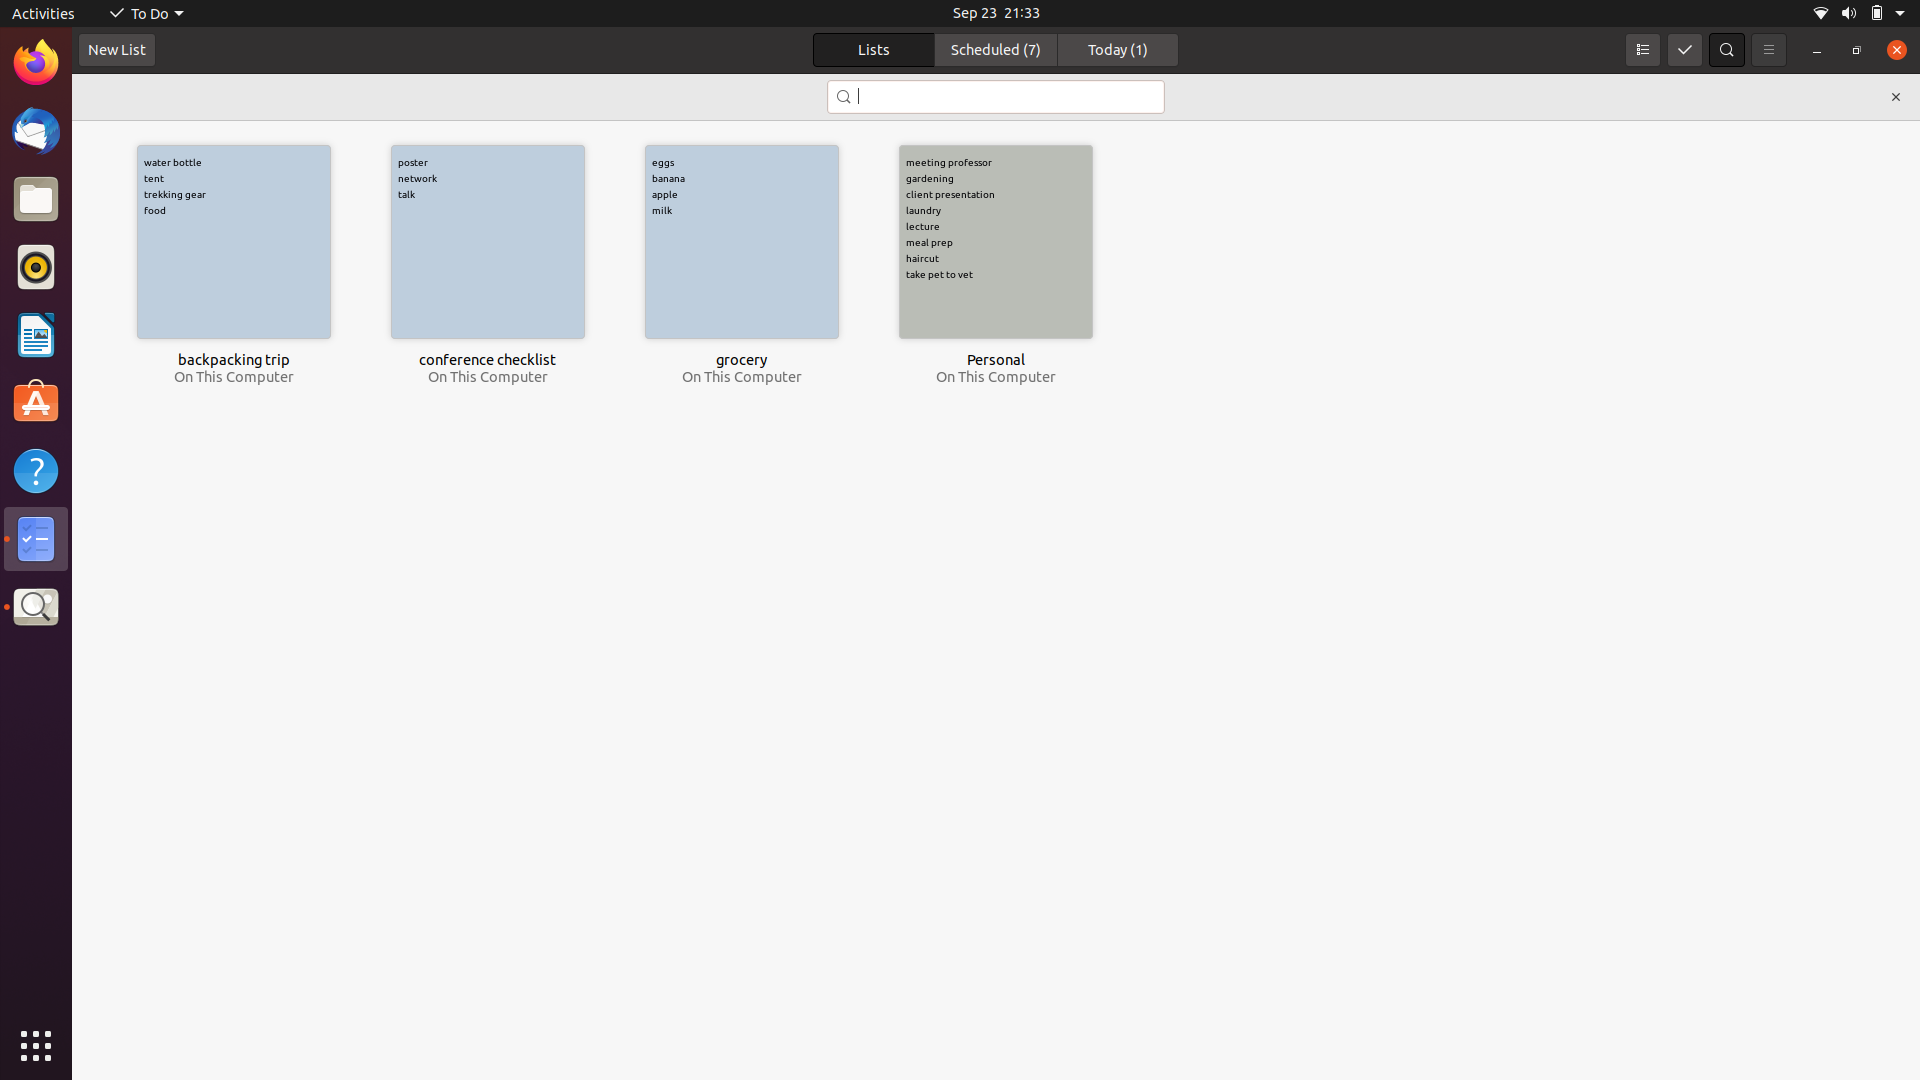 The image size is (1920, 1080). Describe the element at coordinates (996, 49) in the screenshot. I see `the "Scheduled" tab` at that location.